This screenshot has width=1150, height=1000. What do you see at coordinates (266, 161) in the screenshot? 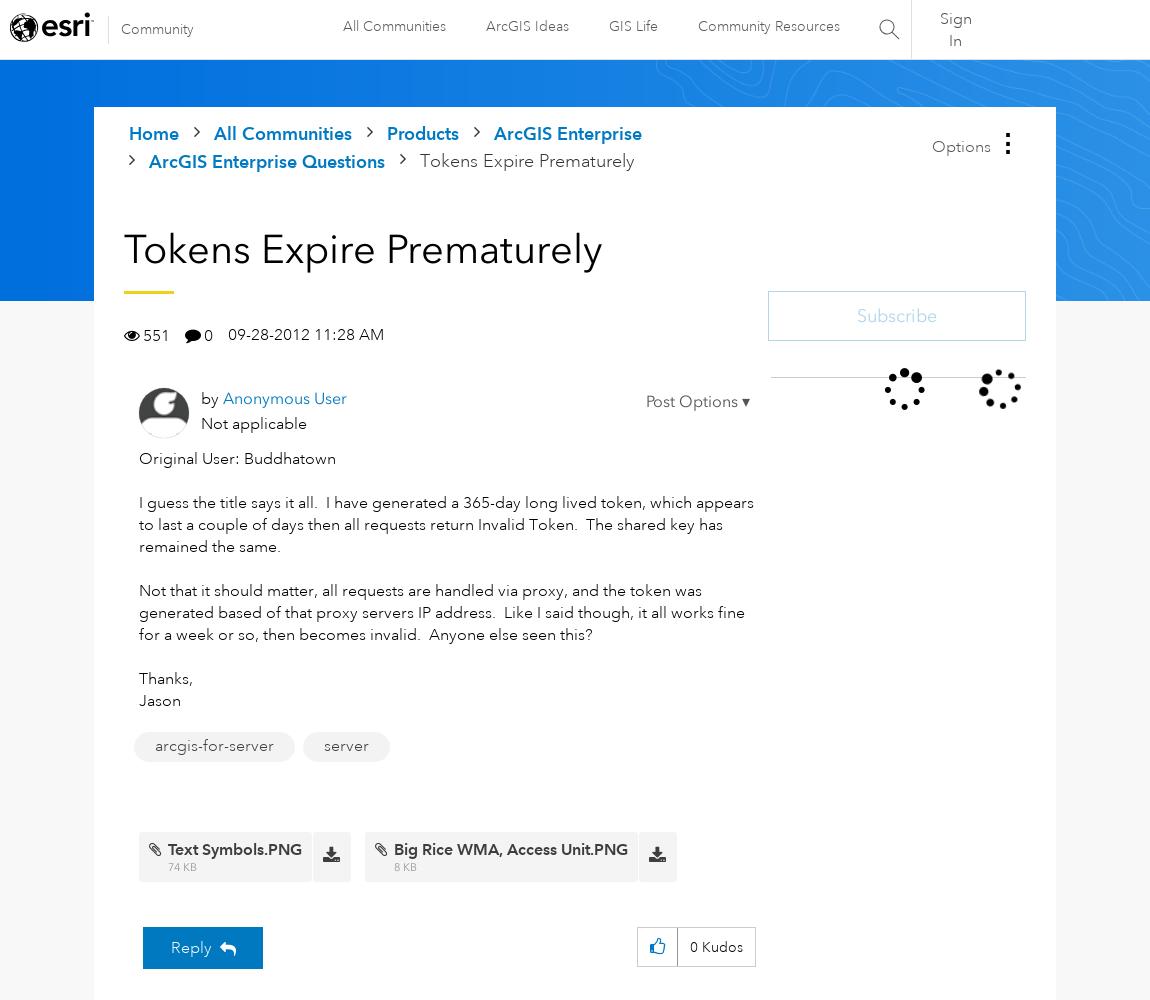
I see `'ArcGIS Enterprise Questions'` at bounding box center [266, 161].